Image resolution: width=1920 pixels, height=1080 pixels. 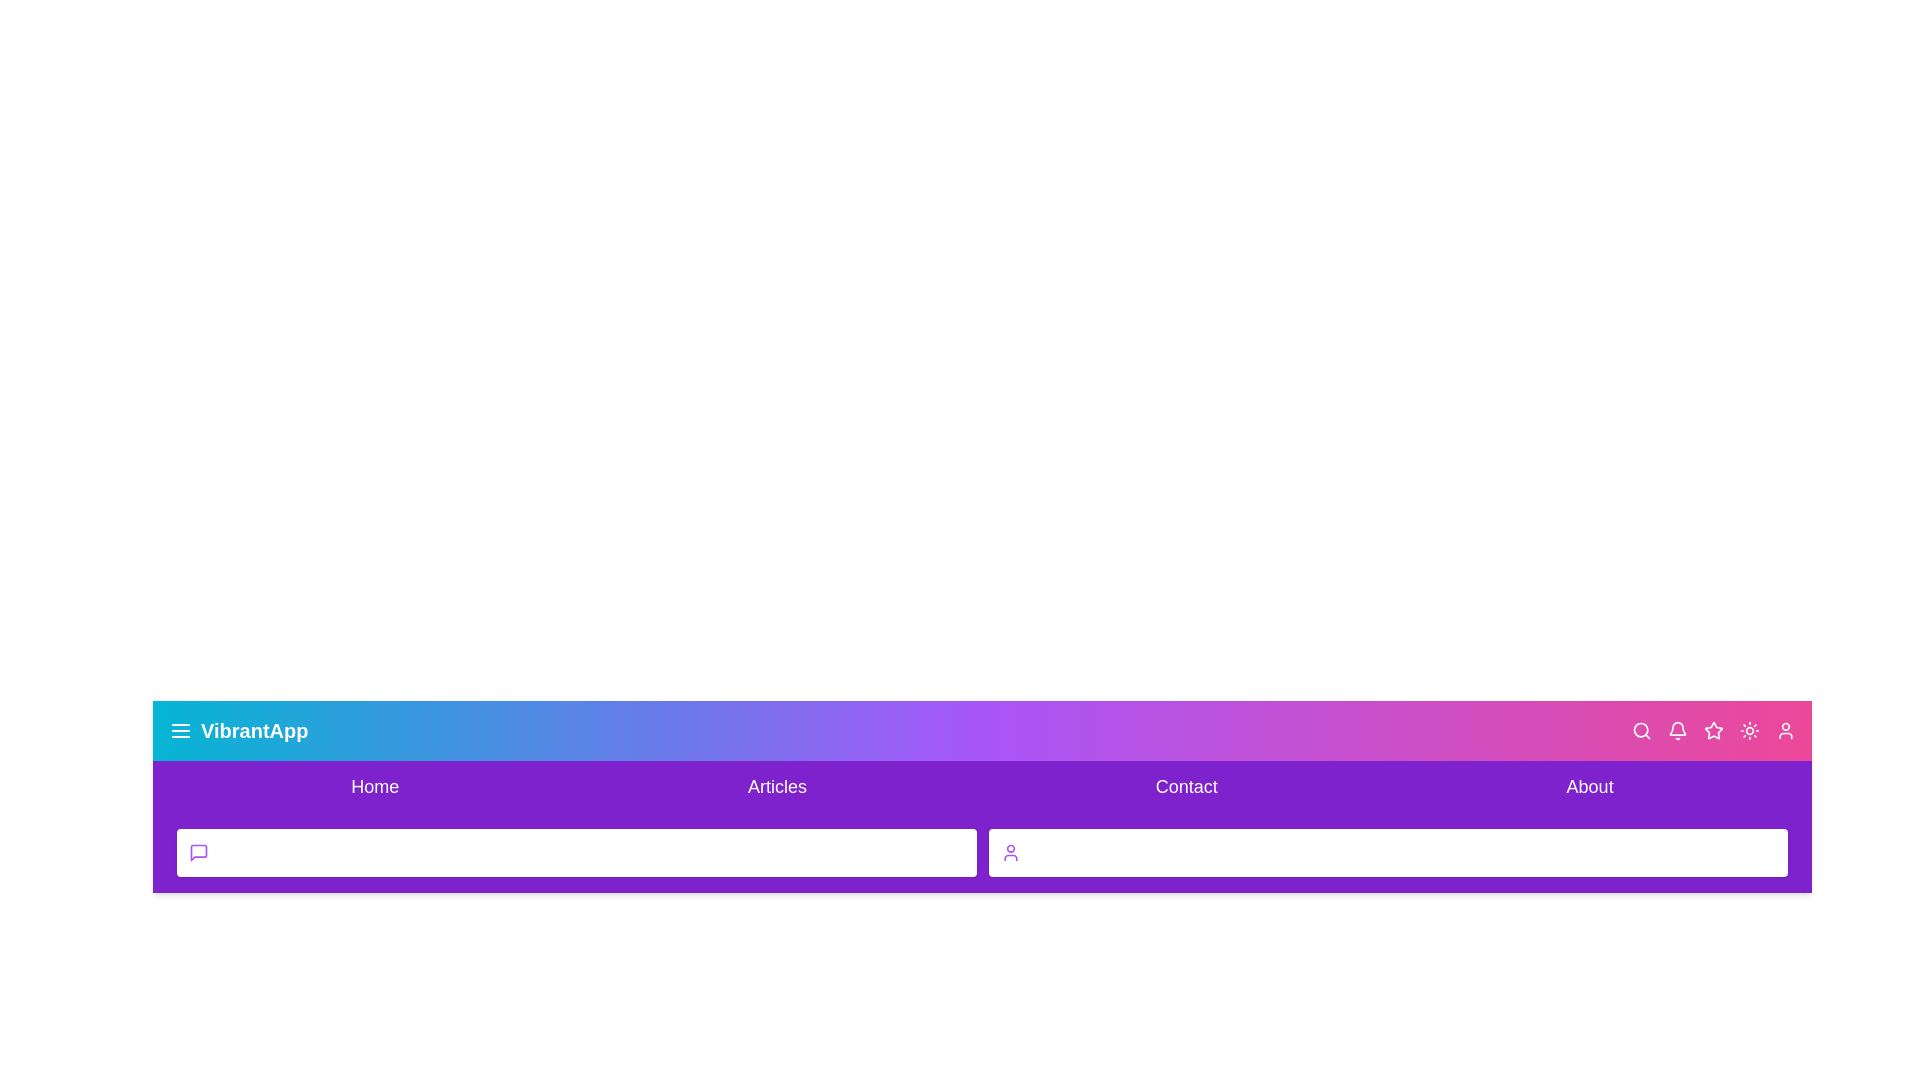 What do you see at coordinates (1785, 731) in the screenshot?
I see `the user icon to access user options` at bounding box center [1785, 731].